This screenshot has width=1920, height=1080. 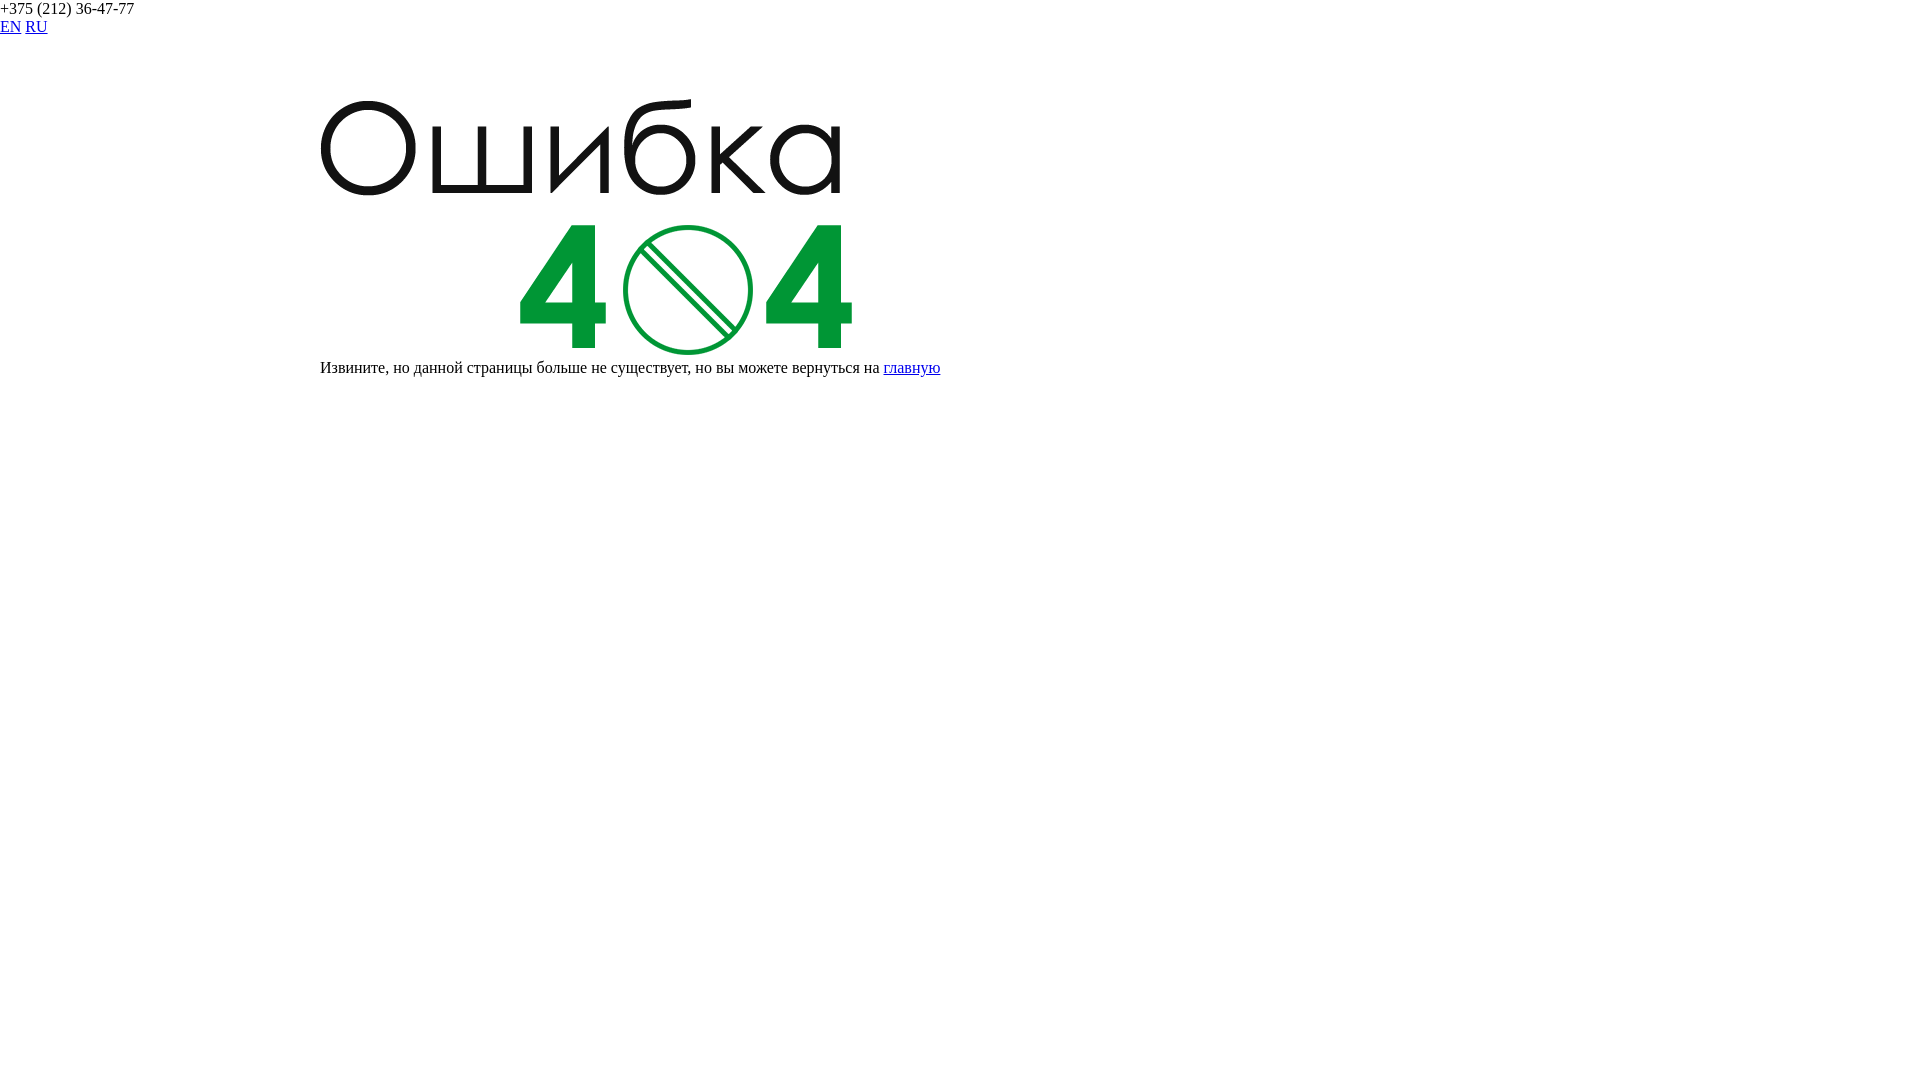 I want to click on 'EN', so click(x=10, y=26).